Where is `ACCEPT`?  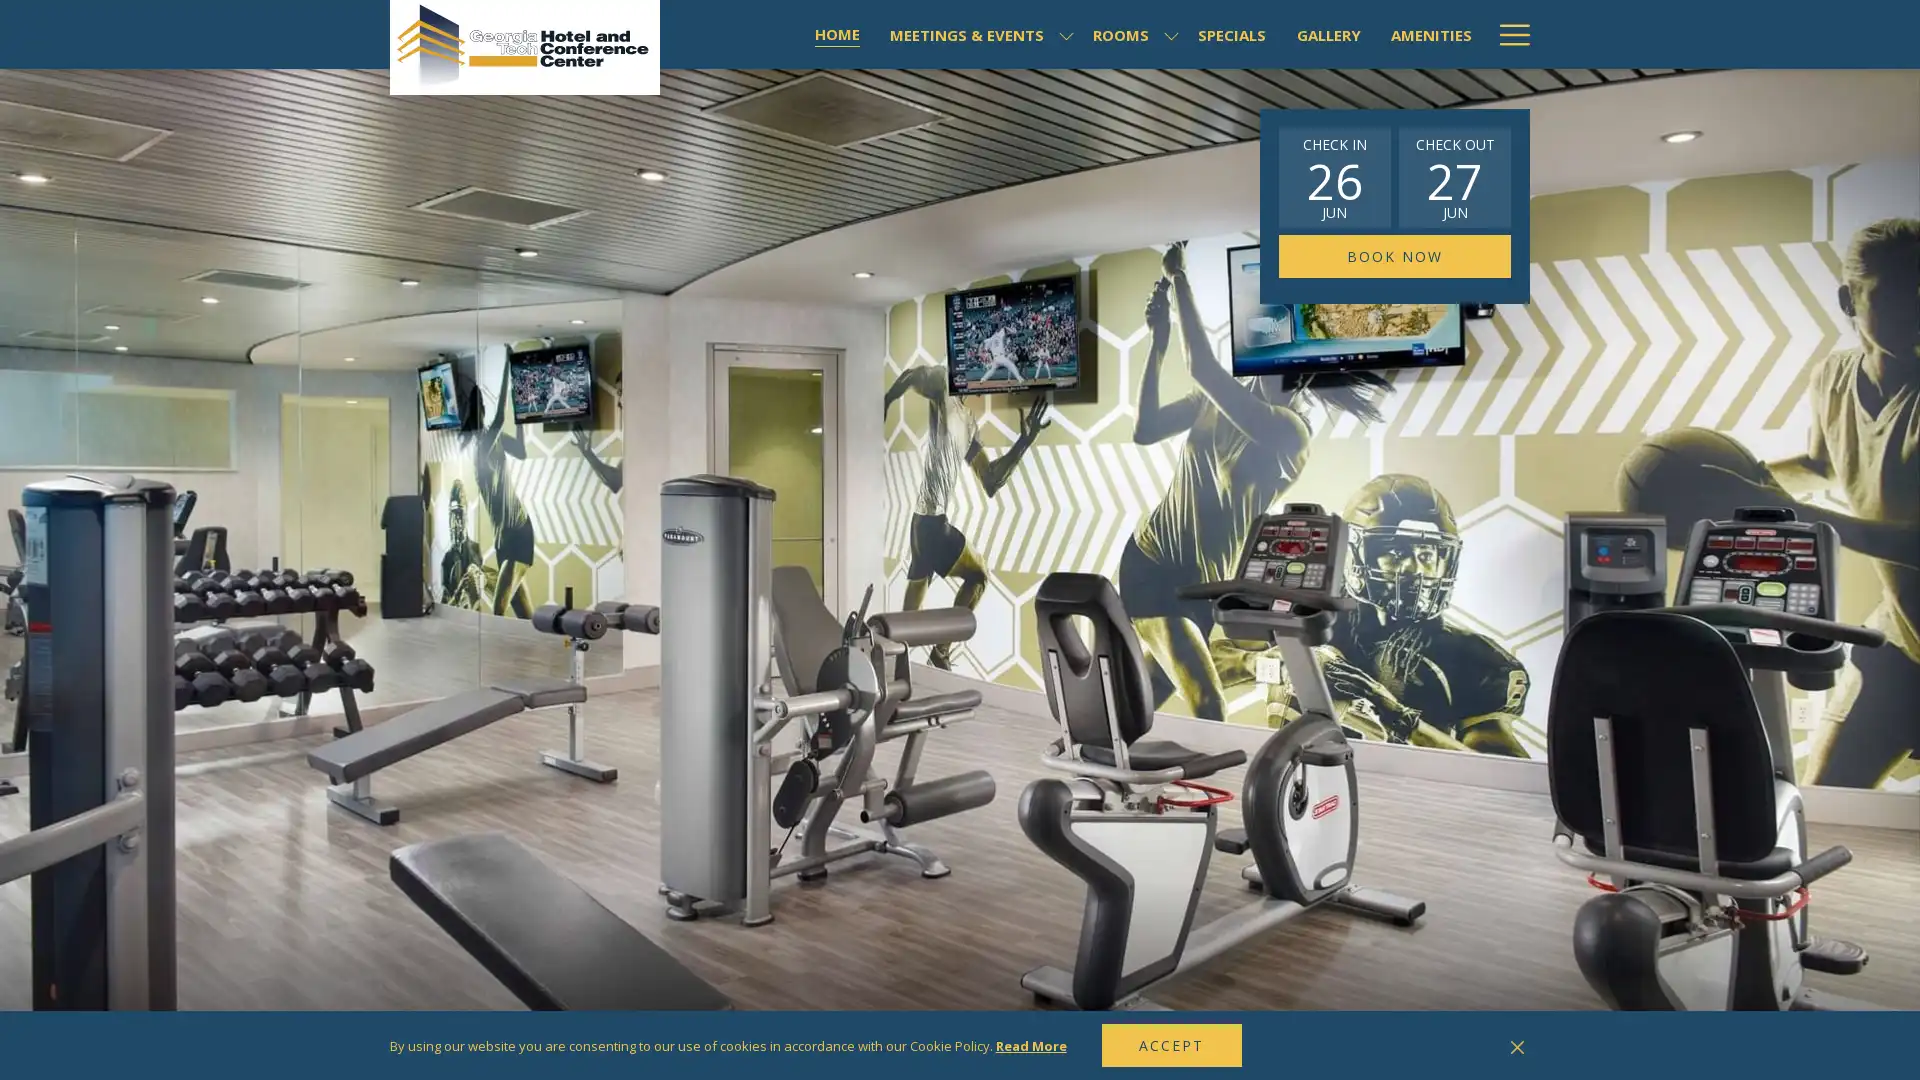
ACCEPT is located at coordinates (1171, 1044).